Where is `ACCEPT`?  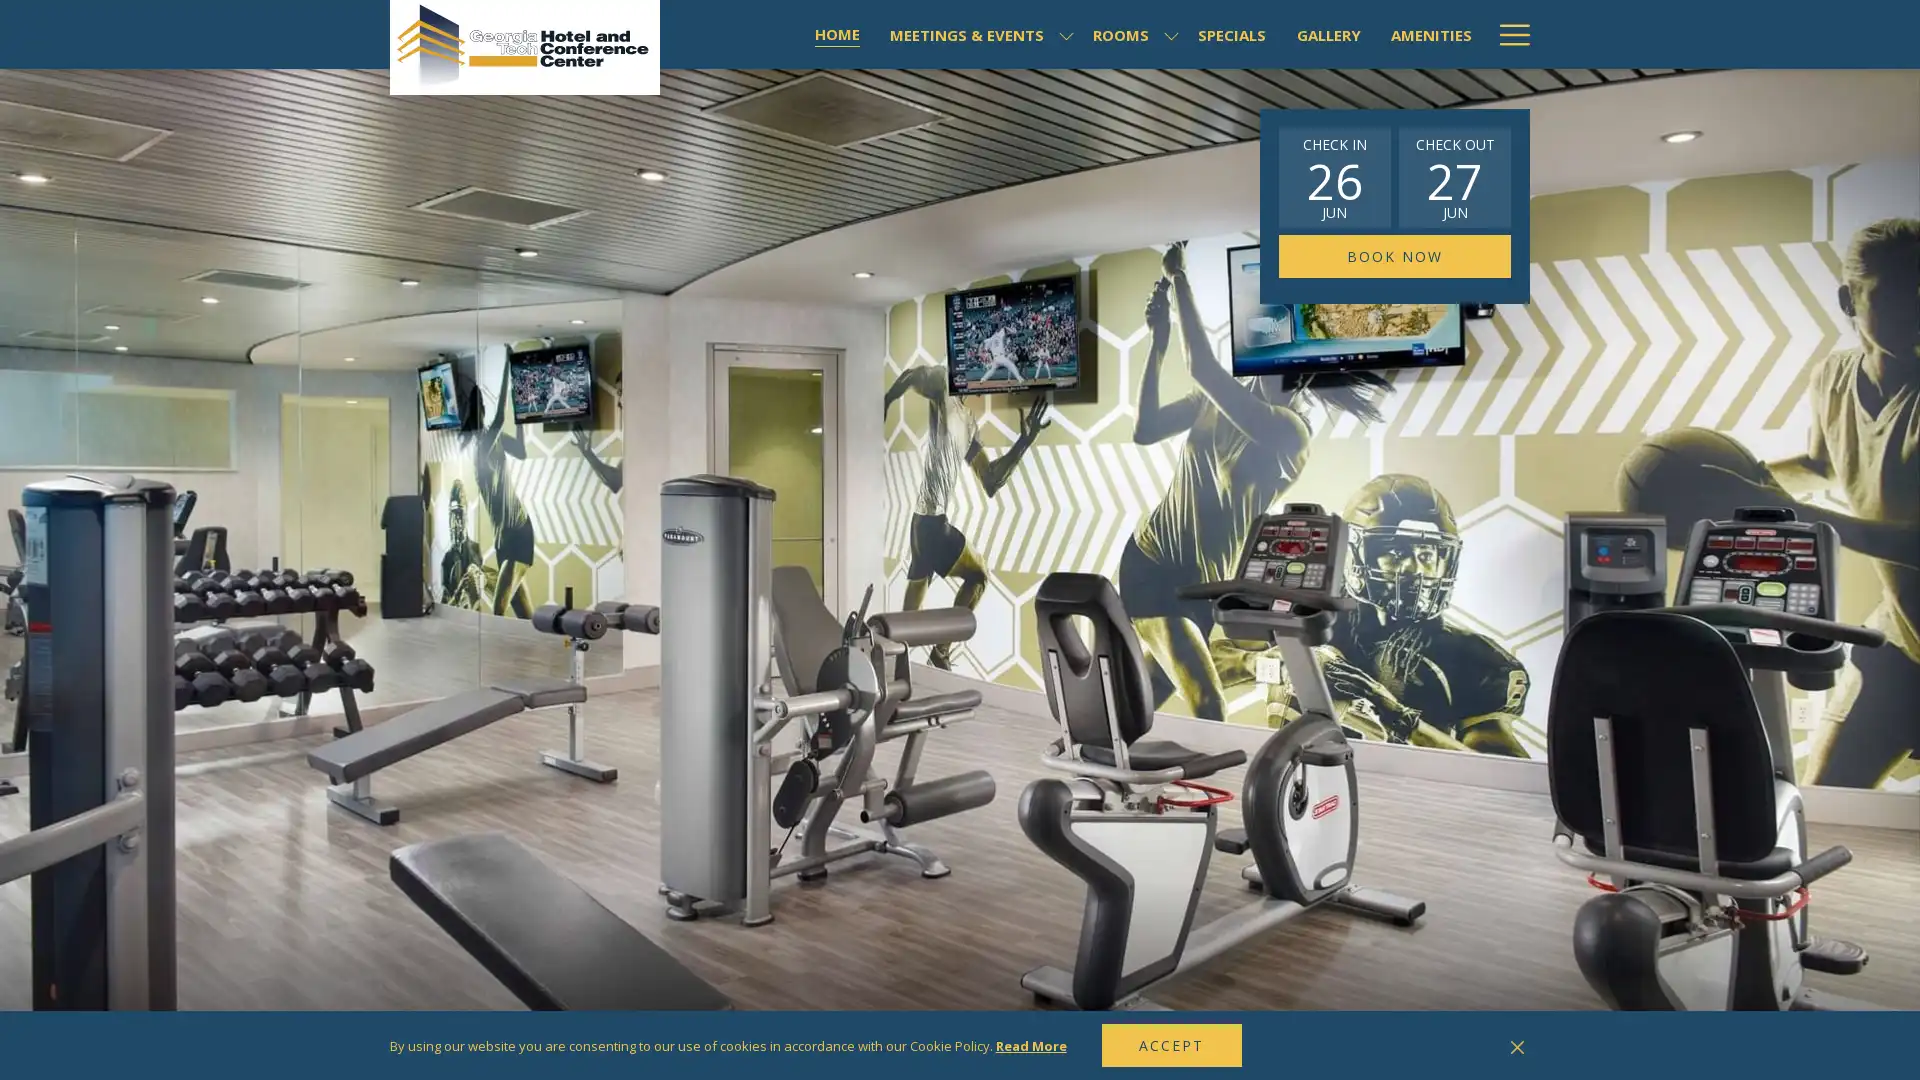
ACCEPT is located at coordinates (1171, 1044).